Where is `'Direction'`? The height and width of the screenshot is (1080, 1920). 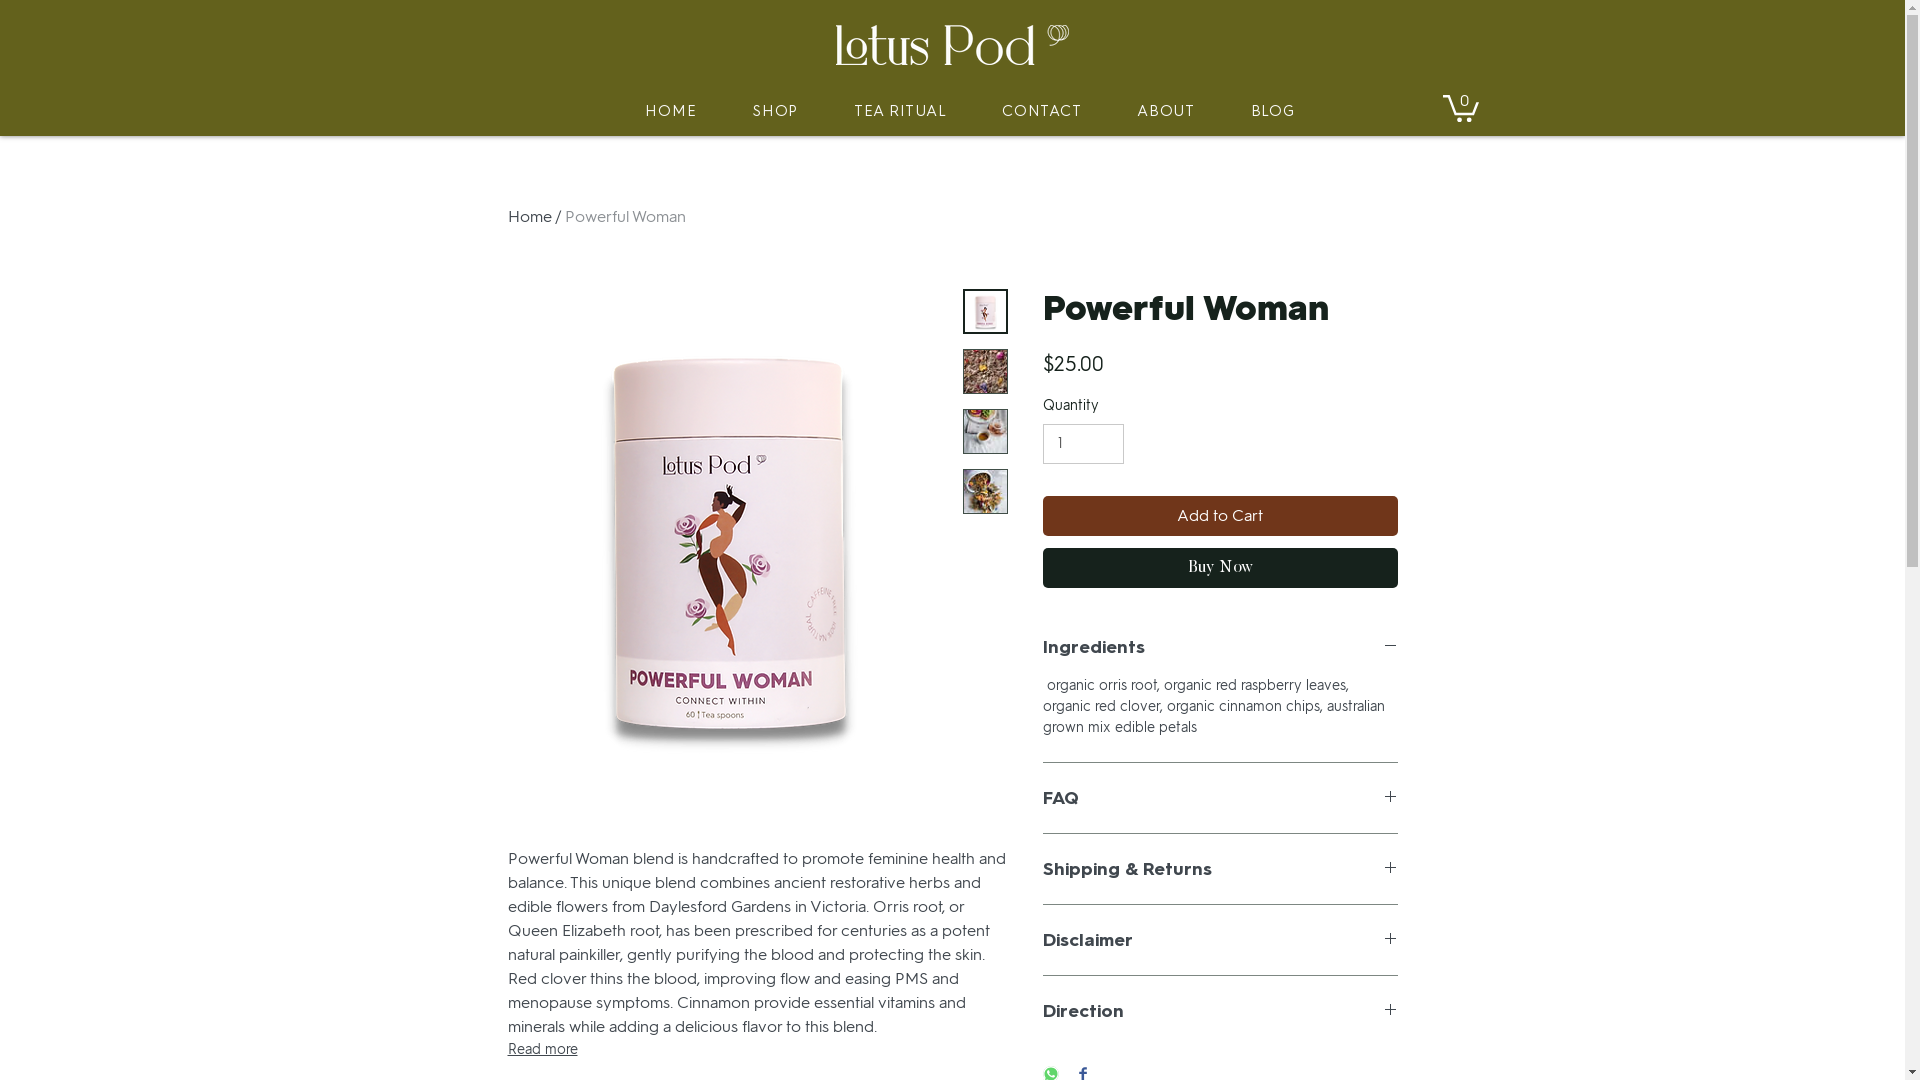 'Direction' is located at coordinates (1218, 1010).